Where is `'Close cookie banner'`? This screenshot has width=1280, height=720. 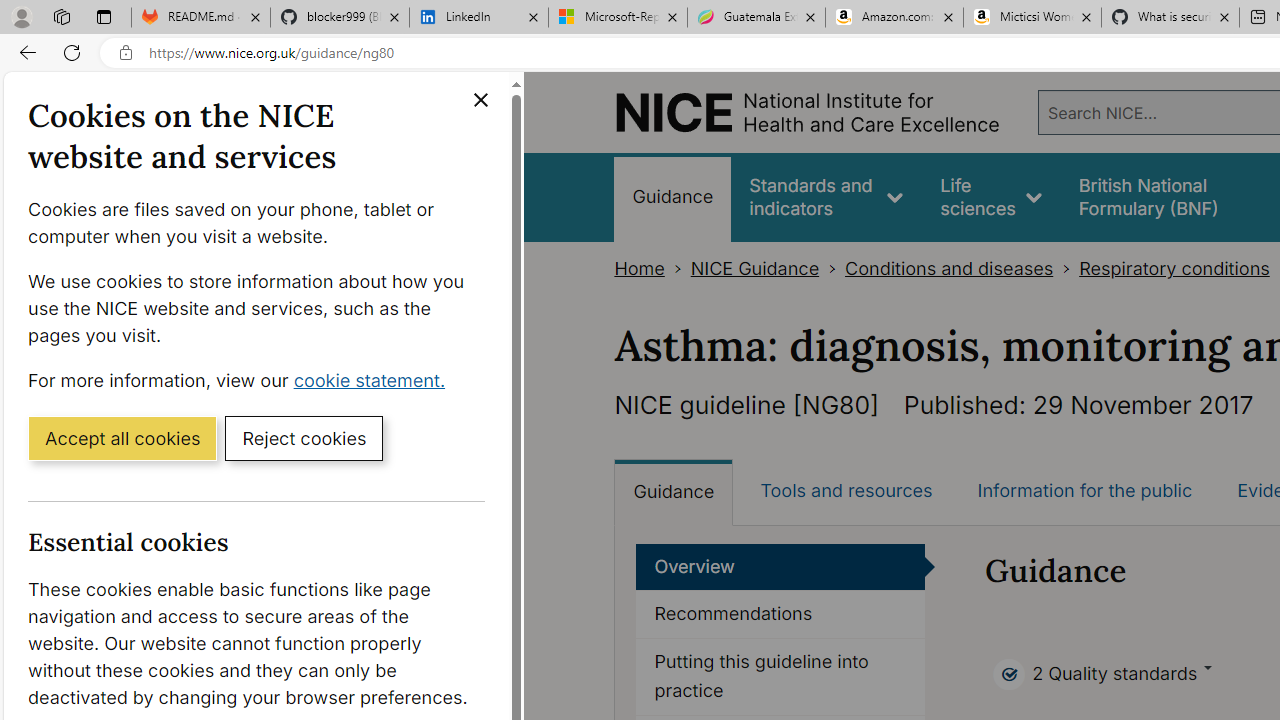
'Close cookie banner' is located at coordinates (480, 100).